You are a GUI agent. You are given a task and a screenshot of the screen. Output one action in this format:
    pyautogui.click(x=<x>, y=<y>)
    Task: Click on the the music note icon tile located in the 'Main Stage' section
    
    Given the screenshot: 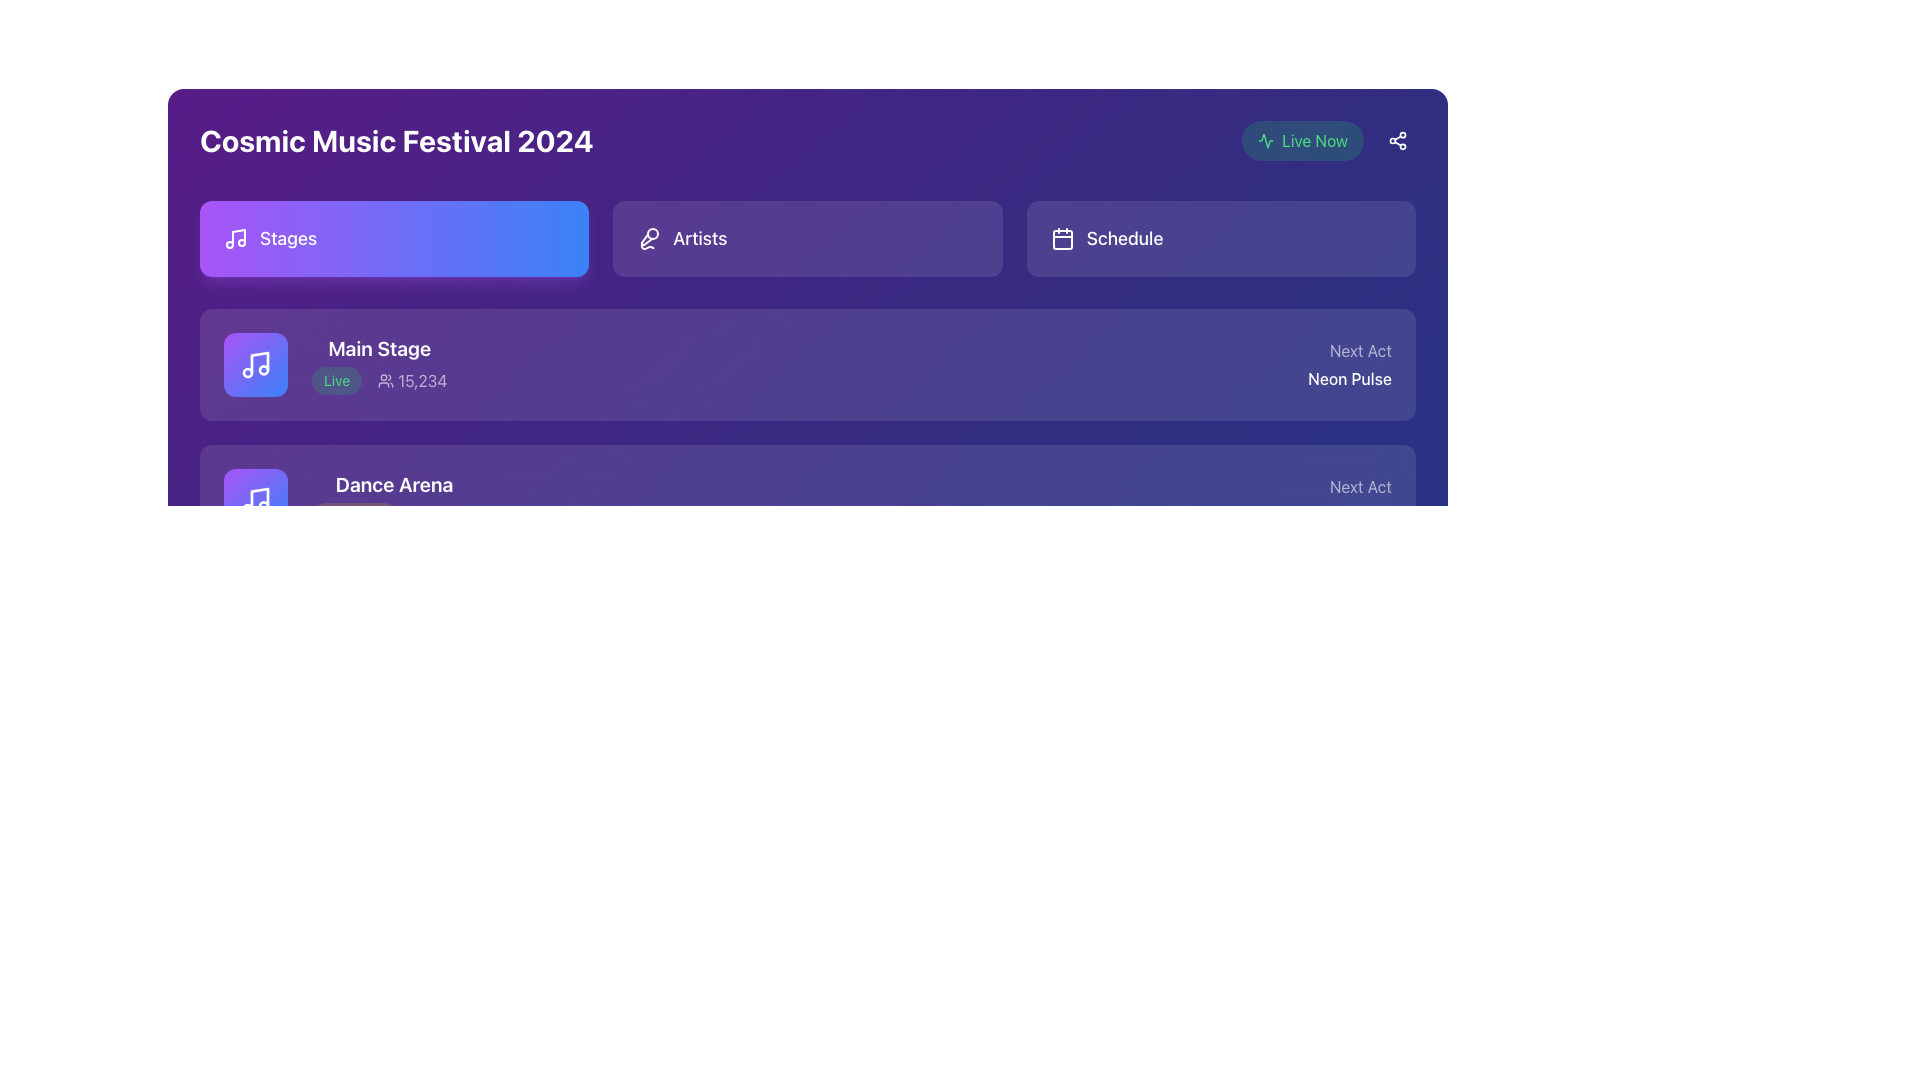 What is the action you would take?
    pyautogui.click(x=254, y=365)
    